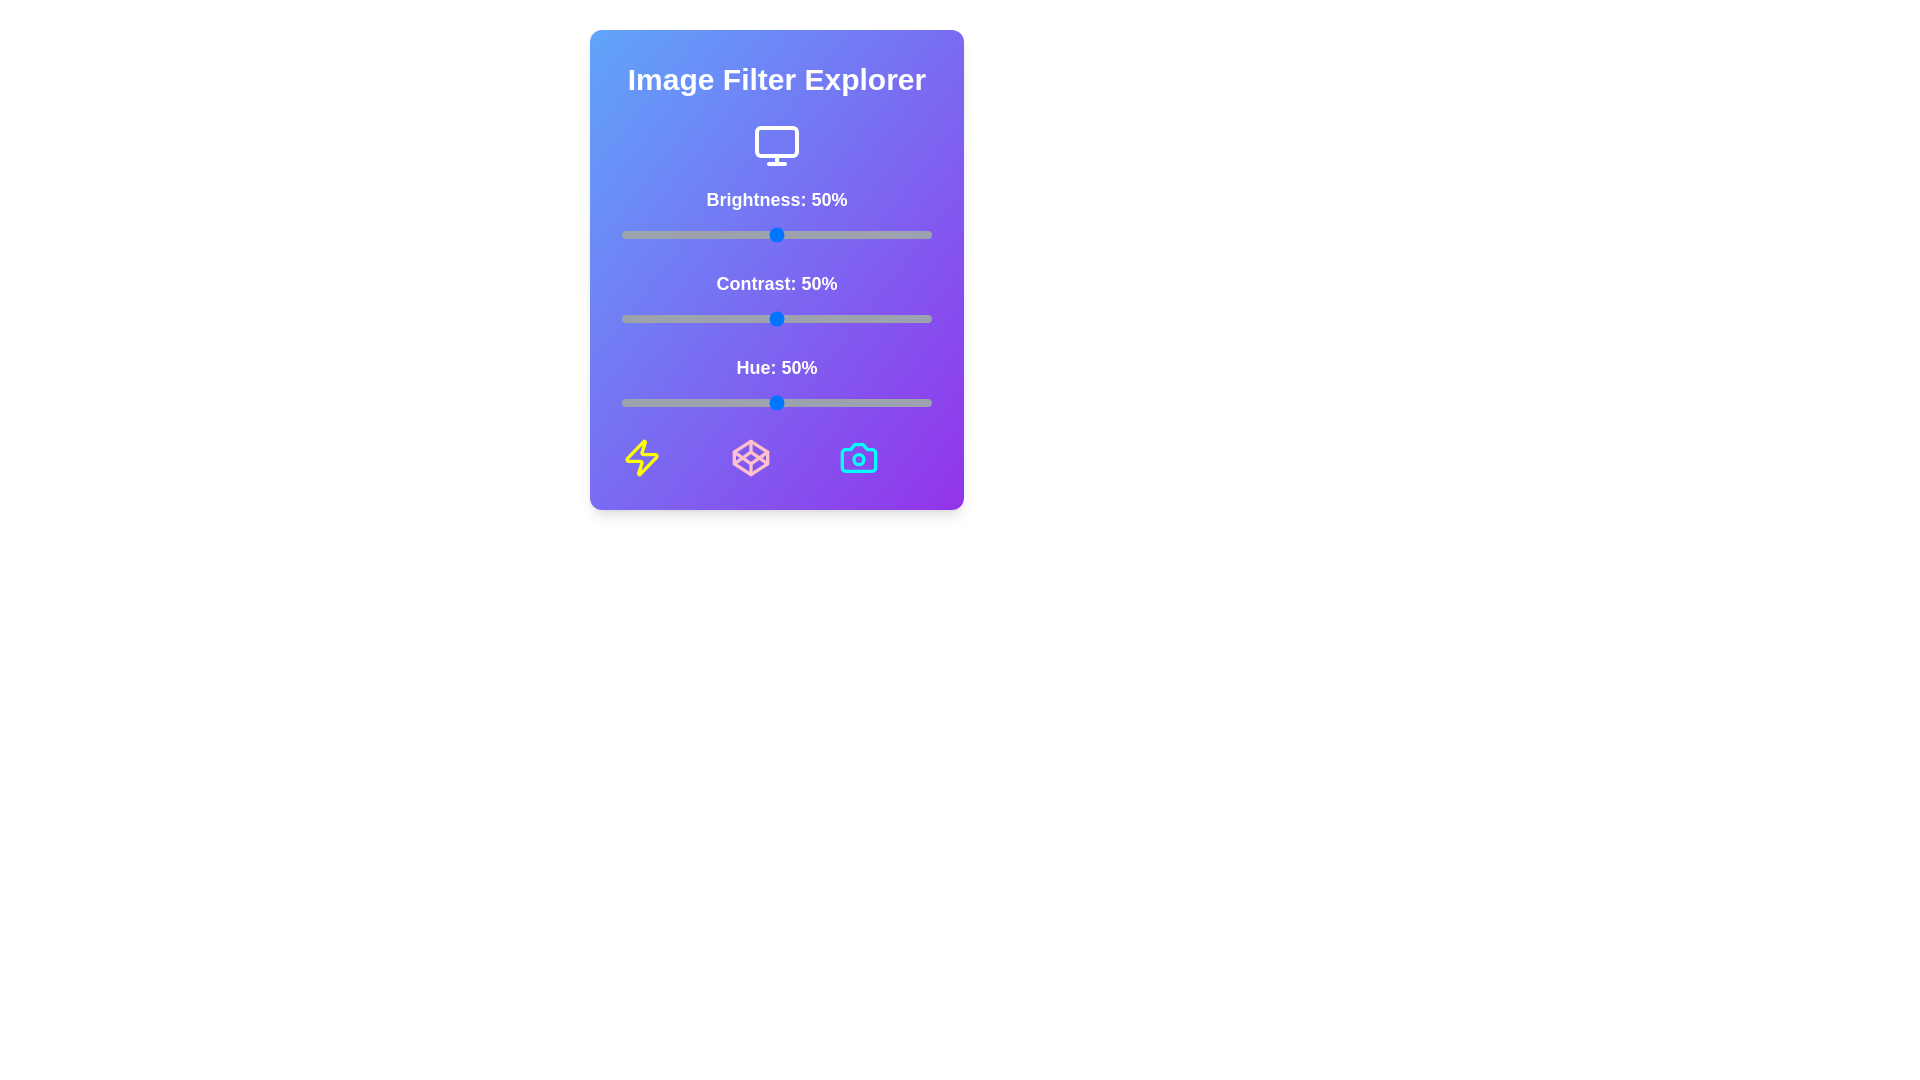  What do you see at coordinates (711, 318) in the screenshot?
I see `the contrast slider to 29%` at bounding box center [711, 318].